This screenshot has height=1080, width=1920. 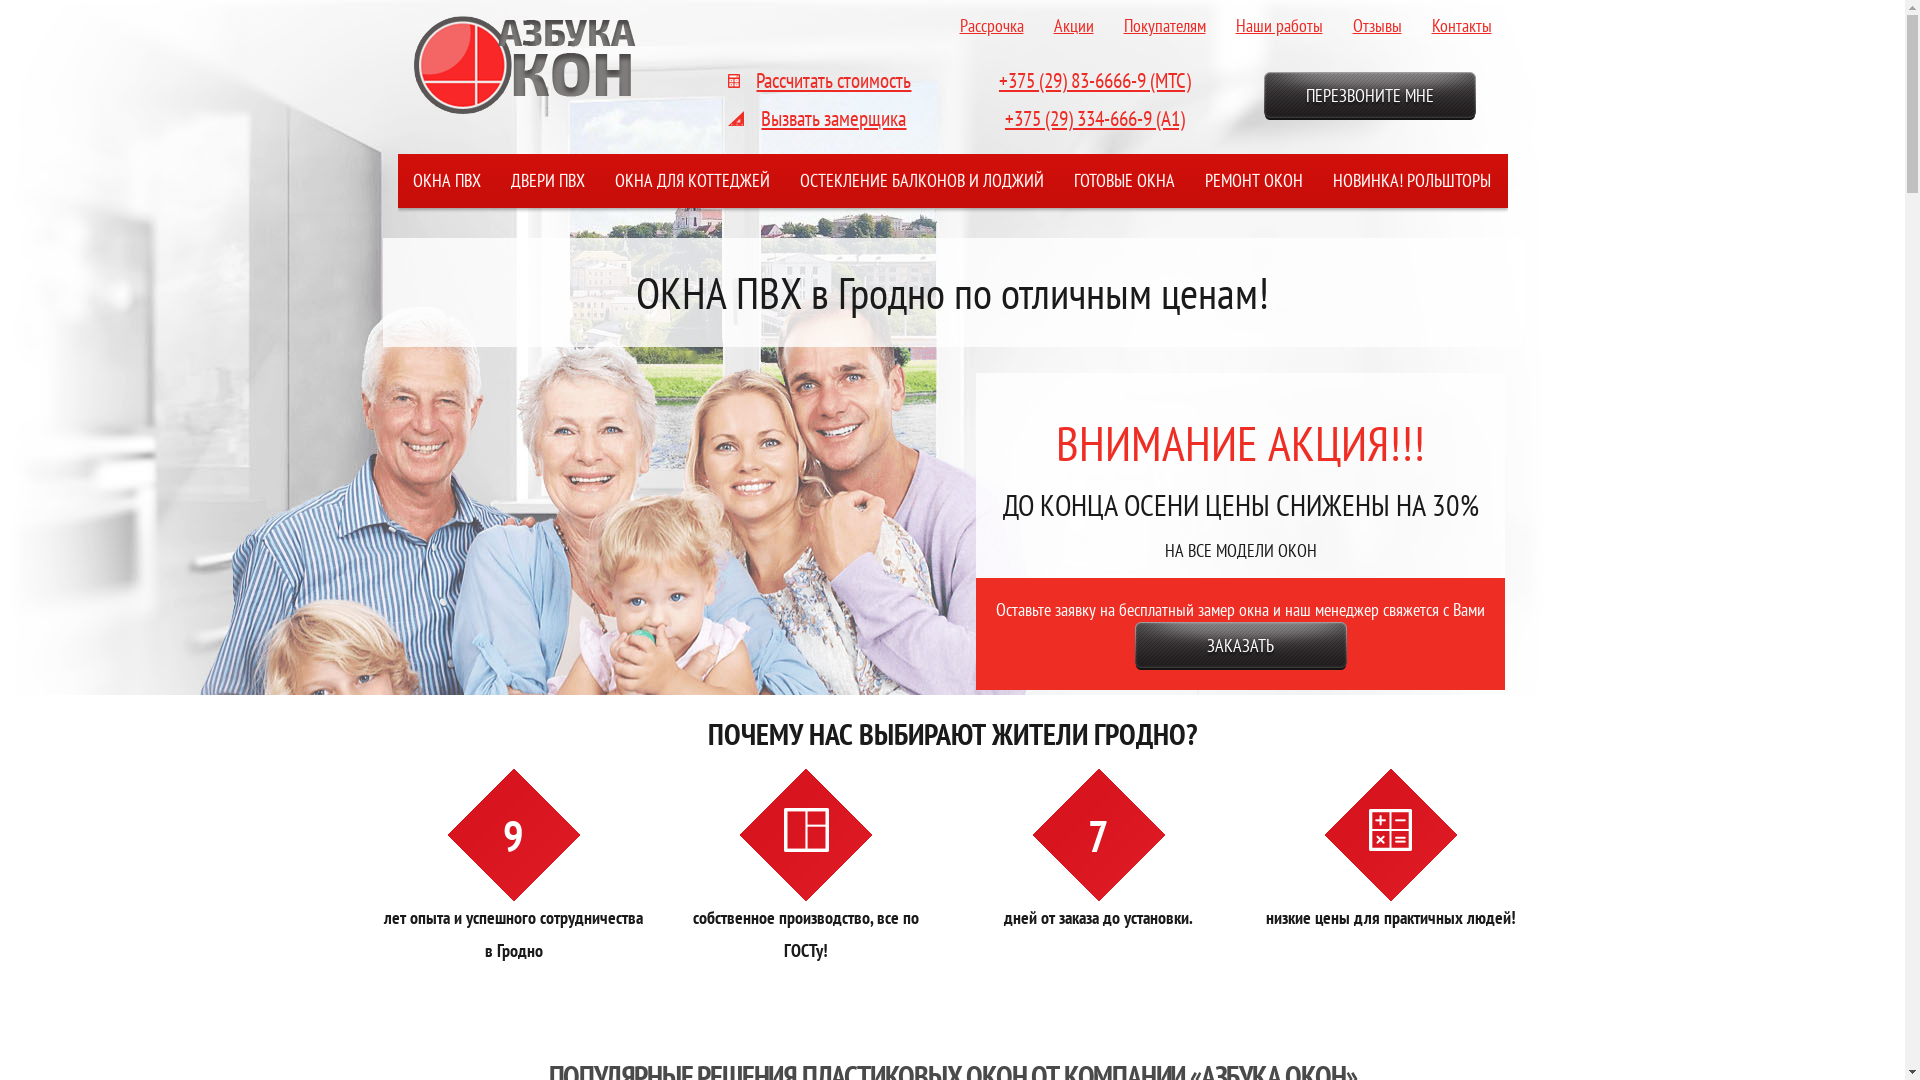 I want to click on '+375 (29) 334-666-9 (A1)', so click(x=1004, y=118).